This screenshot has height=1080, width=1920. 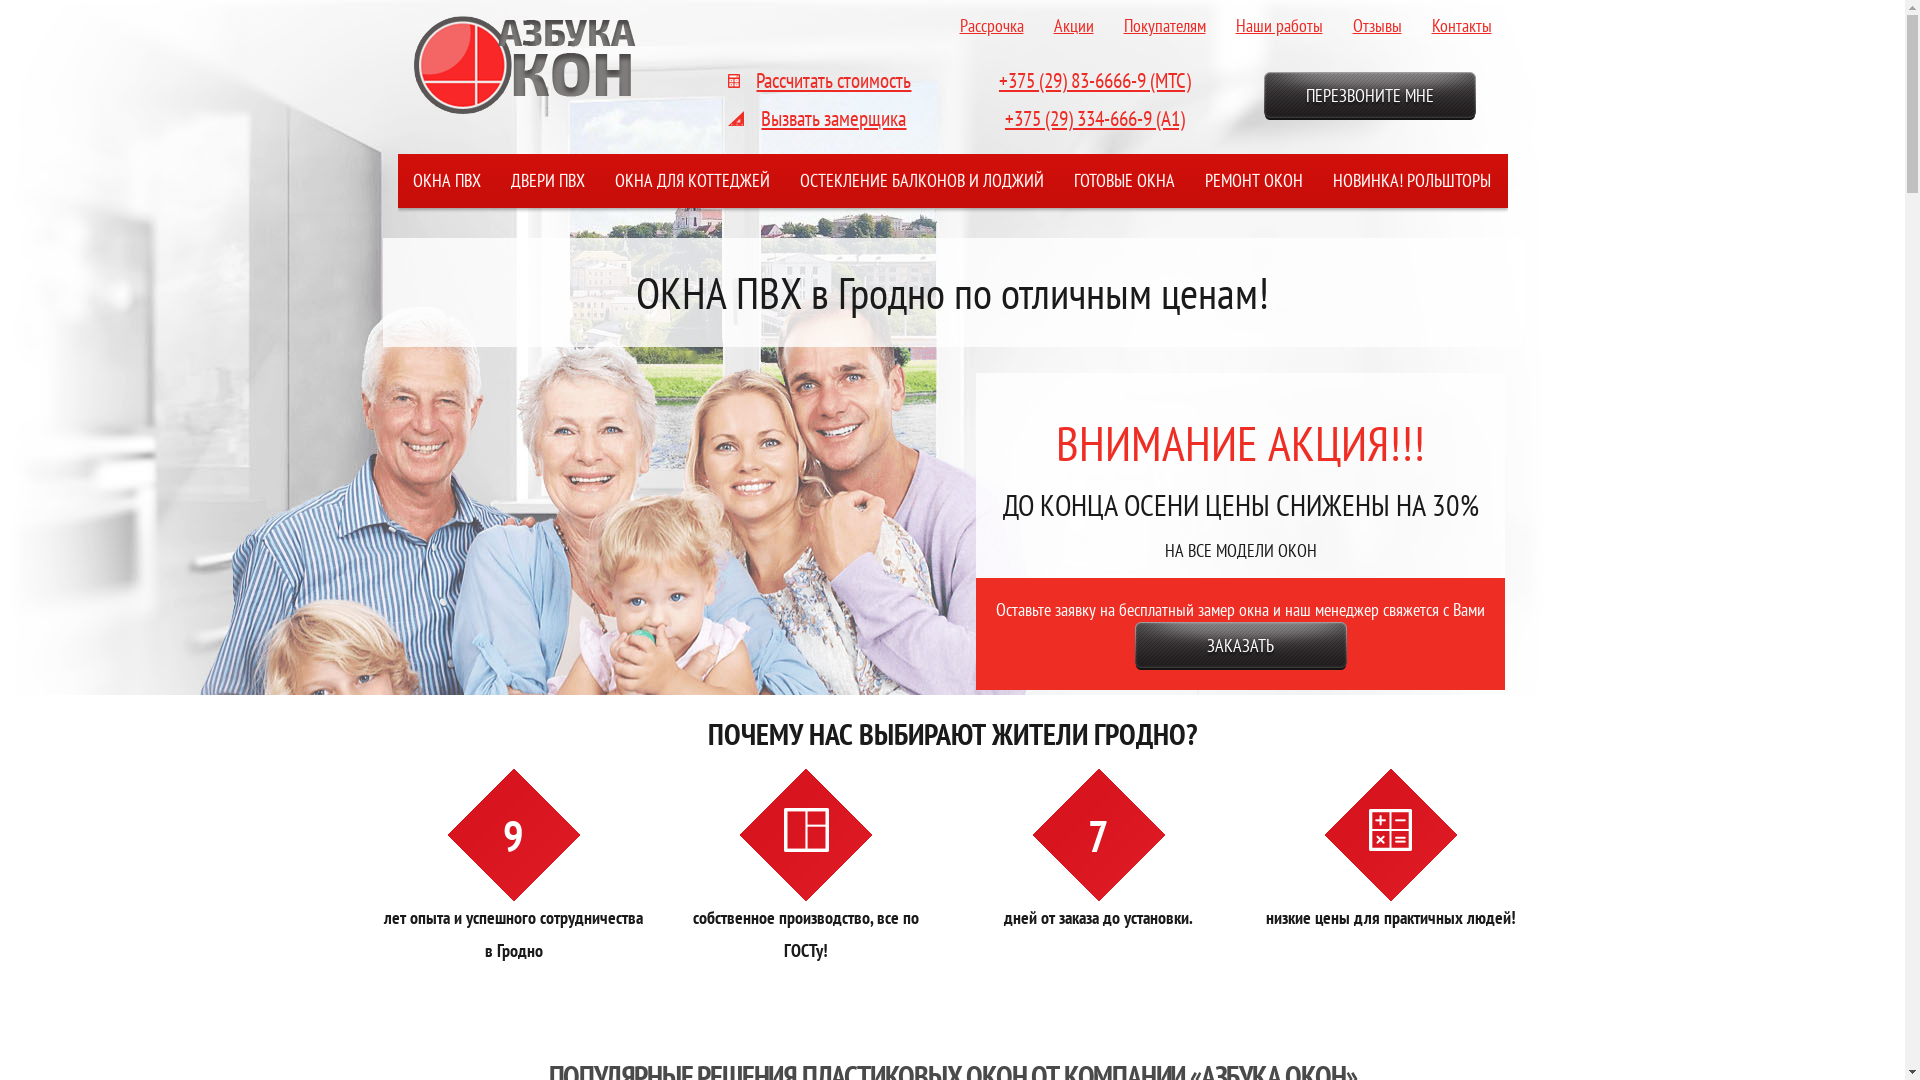 I want to click on '+375 (29) 334-666-9 (A1)', so click(x=1004, y=118).